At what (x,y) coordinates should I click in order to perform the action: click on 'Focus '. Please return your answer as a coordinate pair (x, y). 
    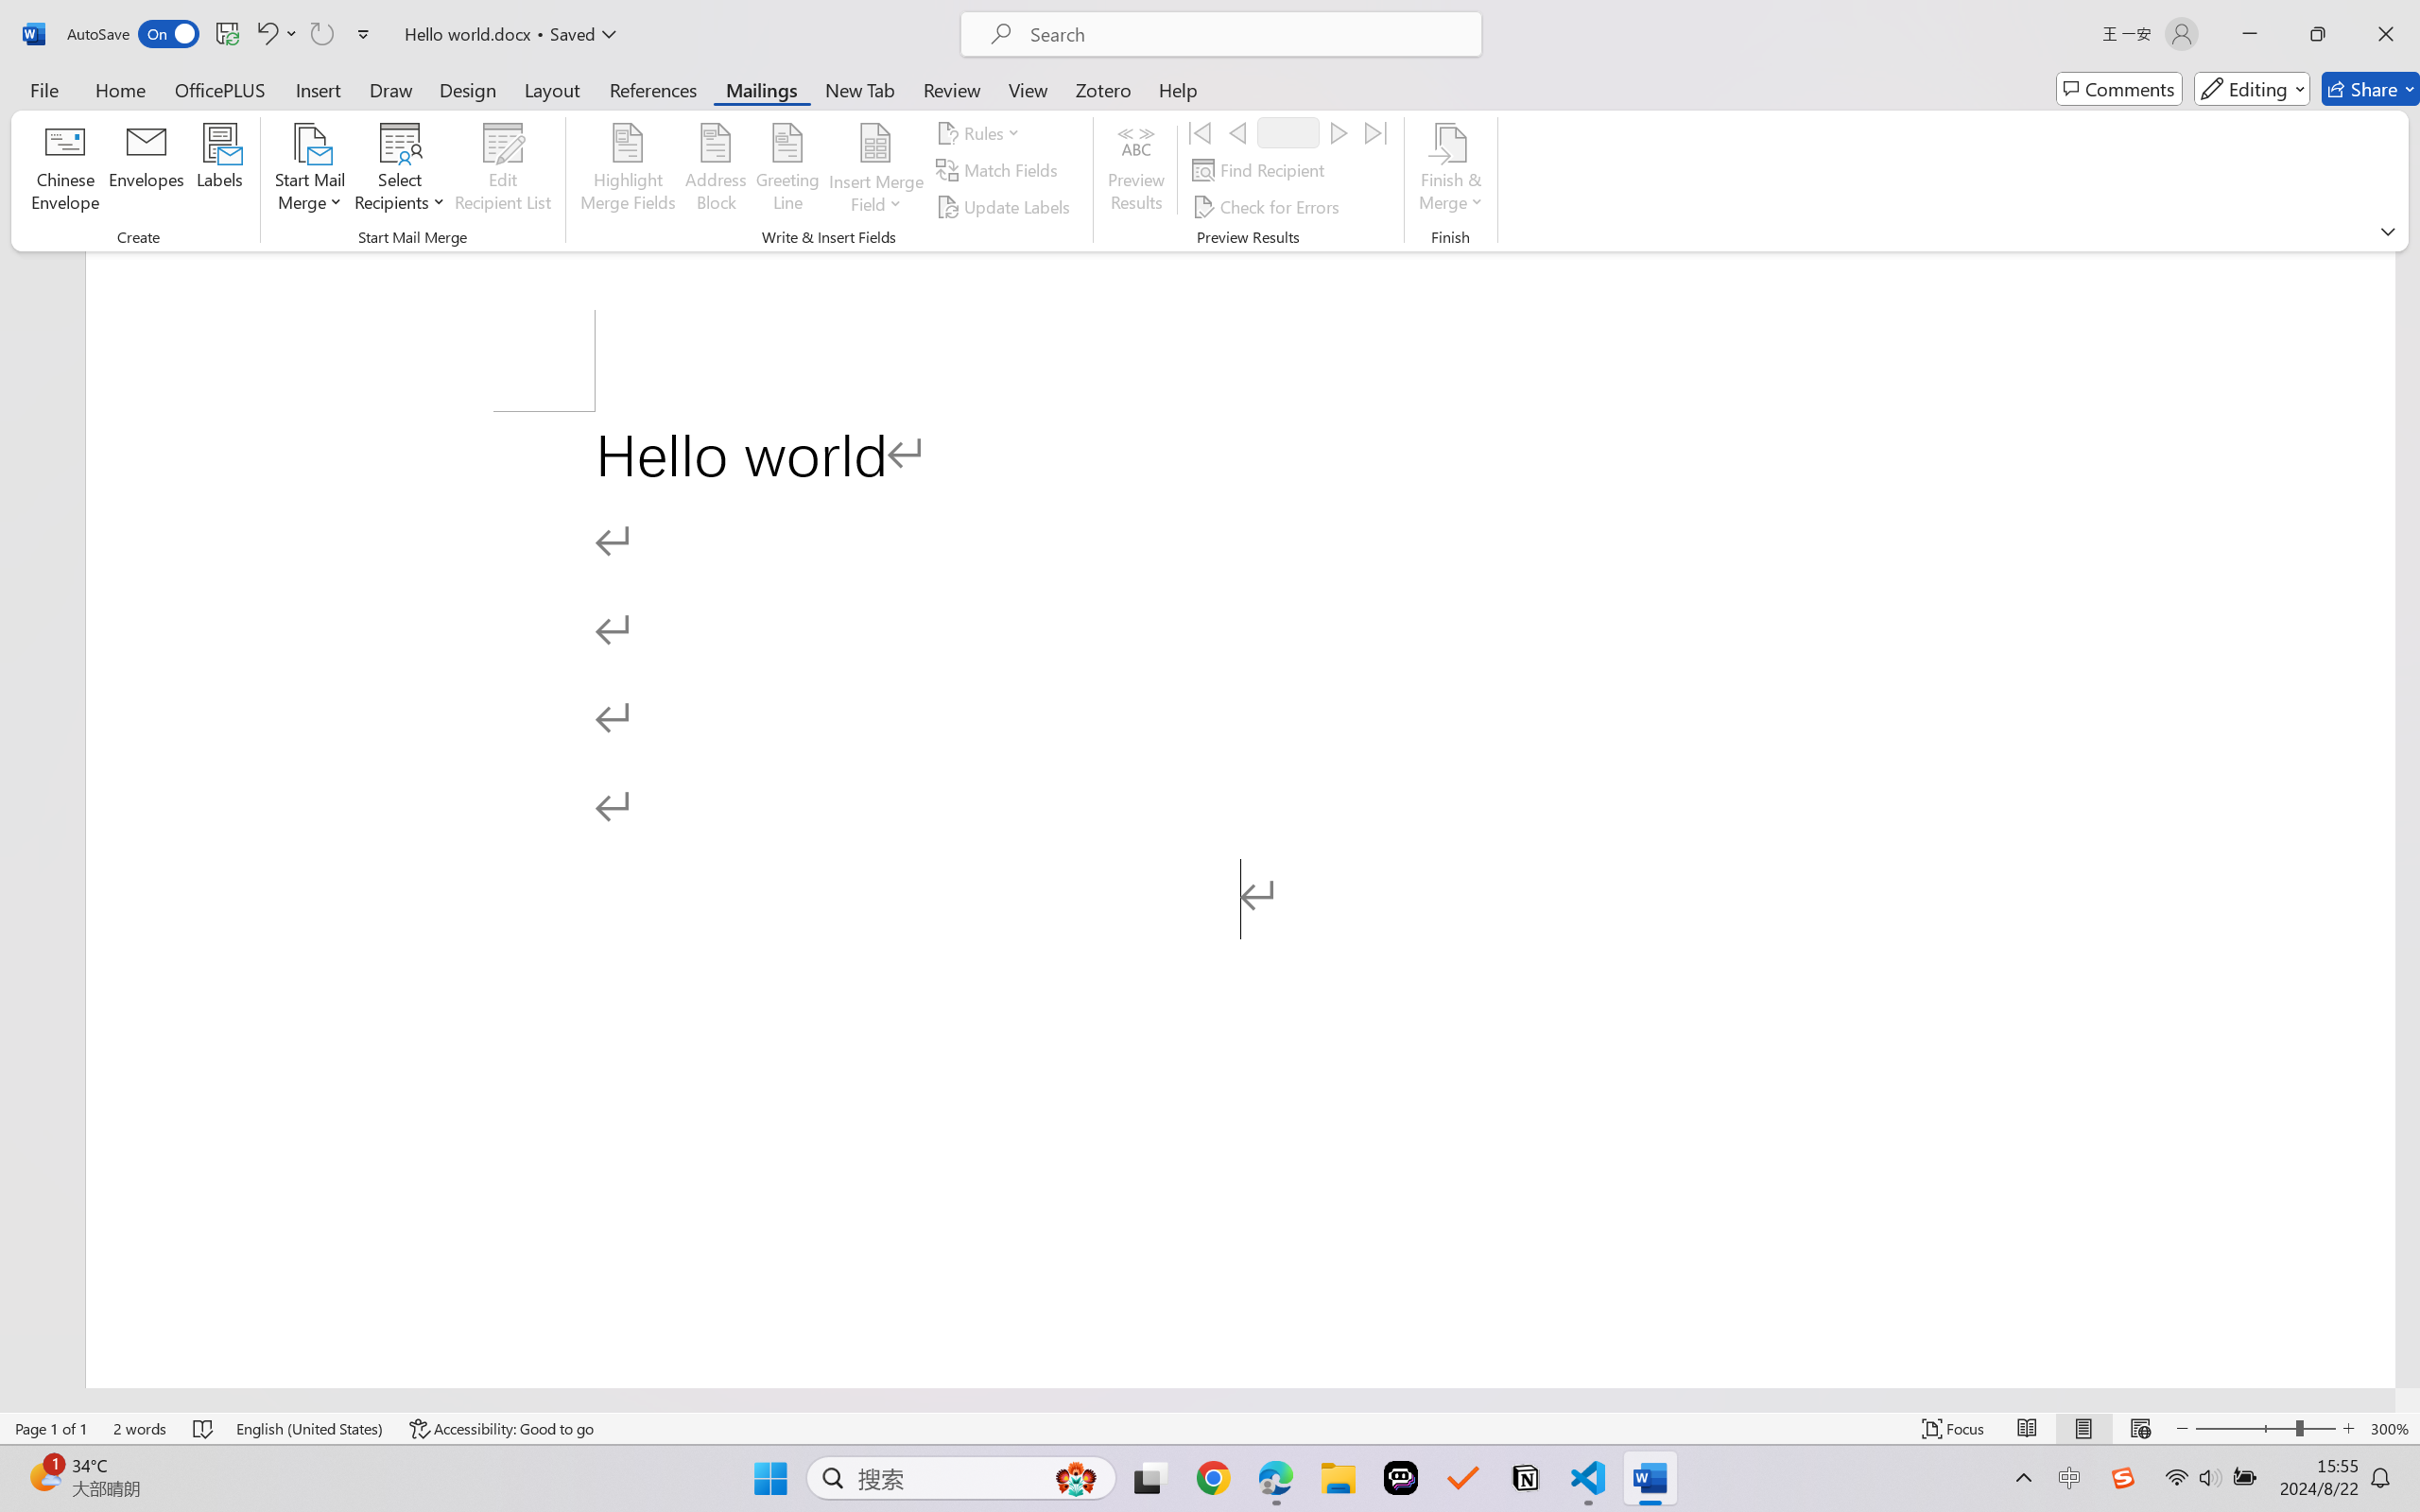
    Looking at the image, I should click on (1953, 1428).